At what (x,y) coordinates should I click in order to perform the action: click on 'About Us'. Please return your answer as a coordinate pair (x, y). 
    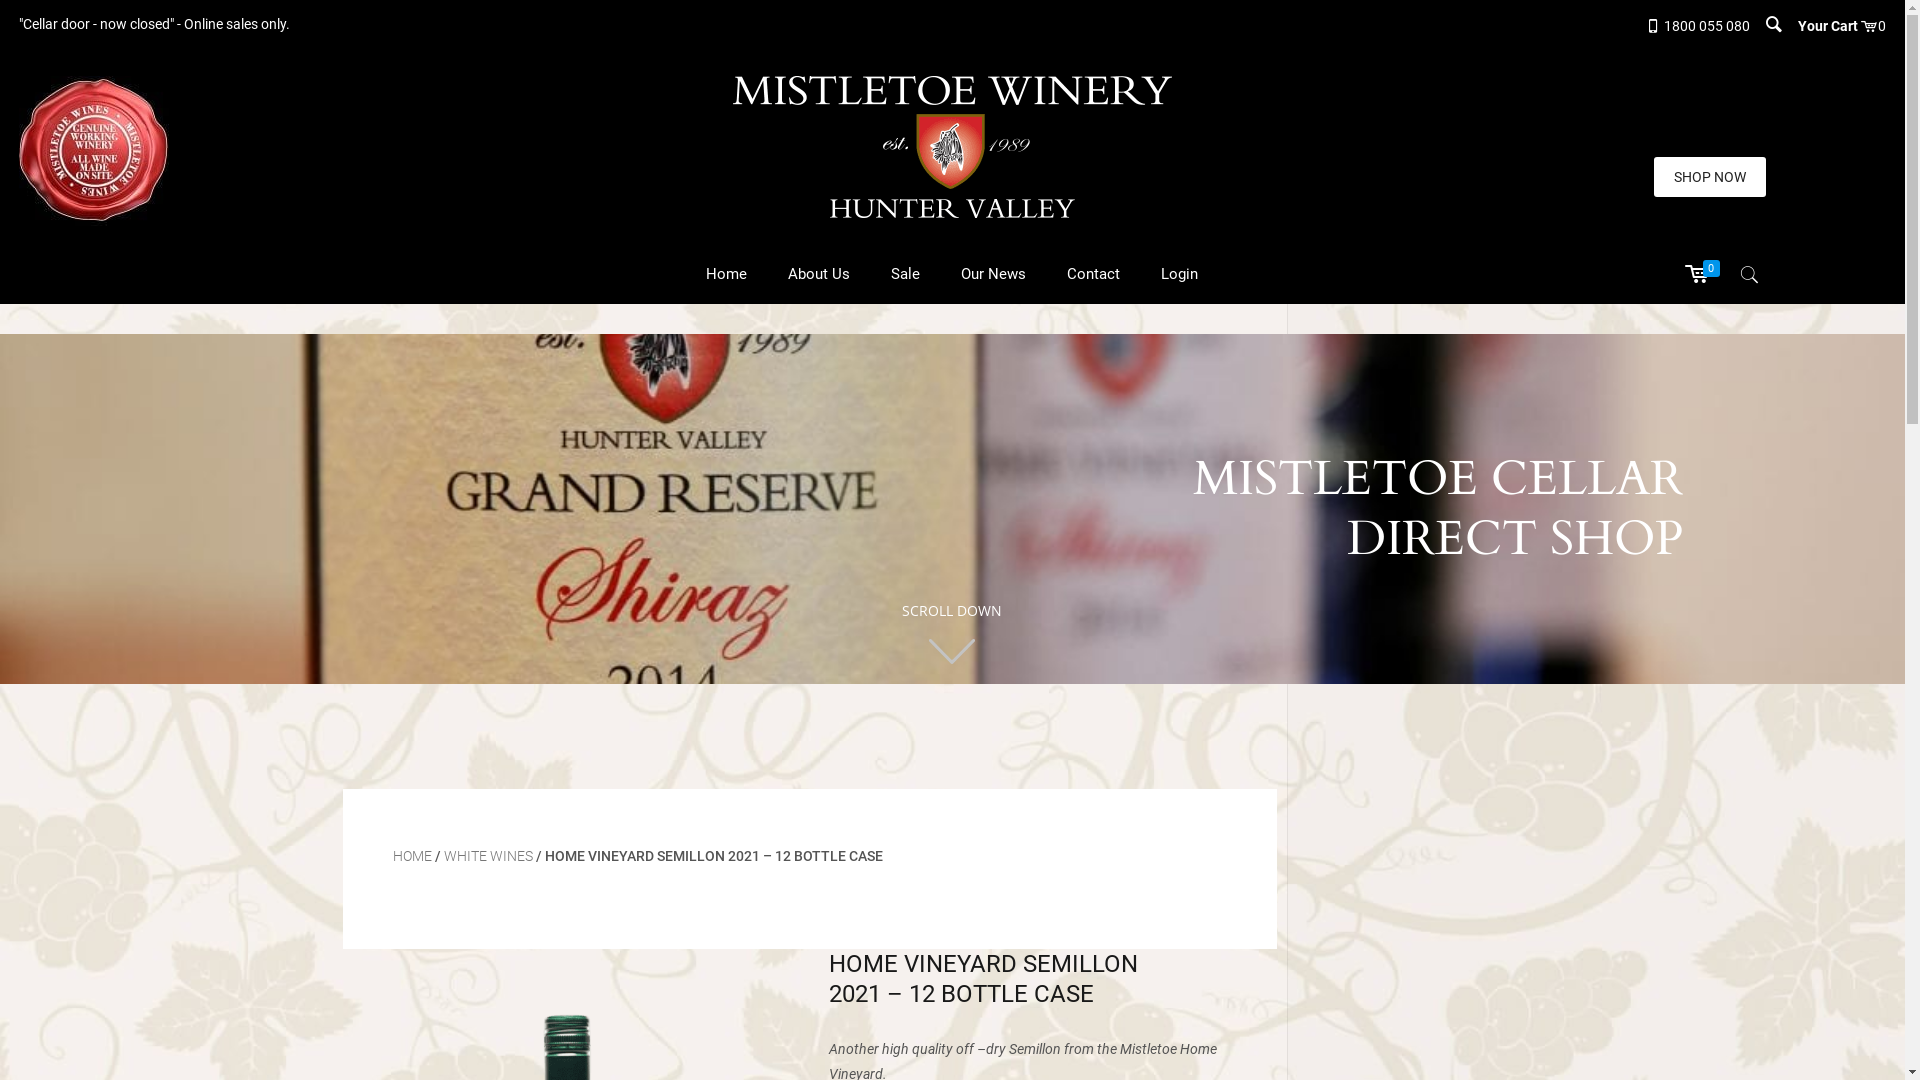
    Looking at the image, I should click on (819, 273).